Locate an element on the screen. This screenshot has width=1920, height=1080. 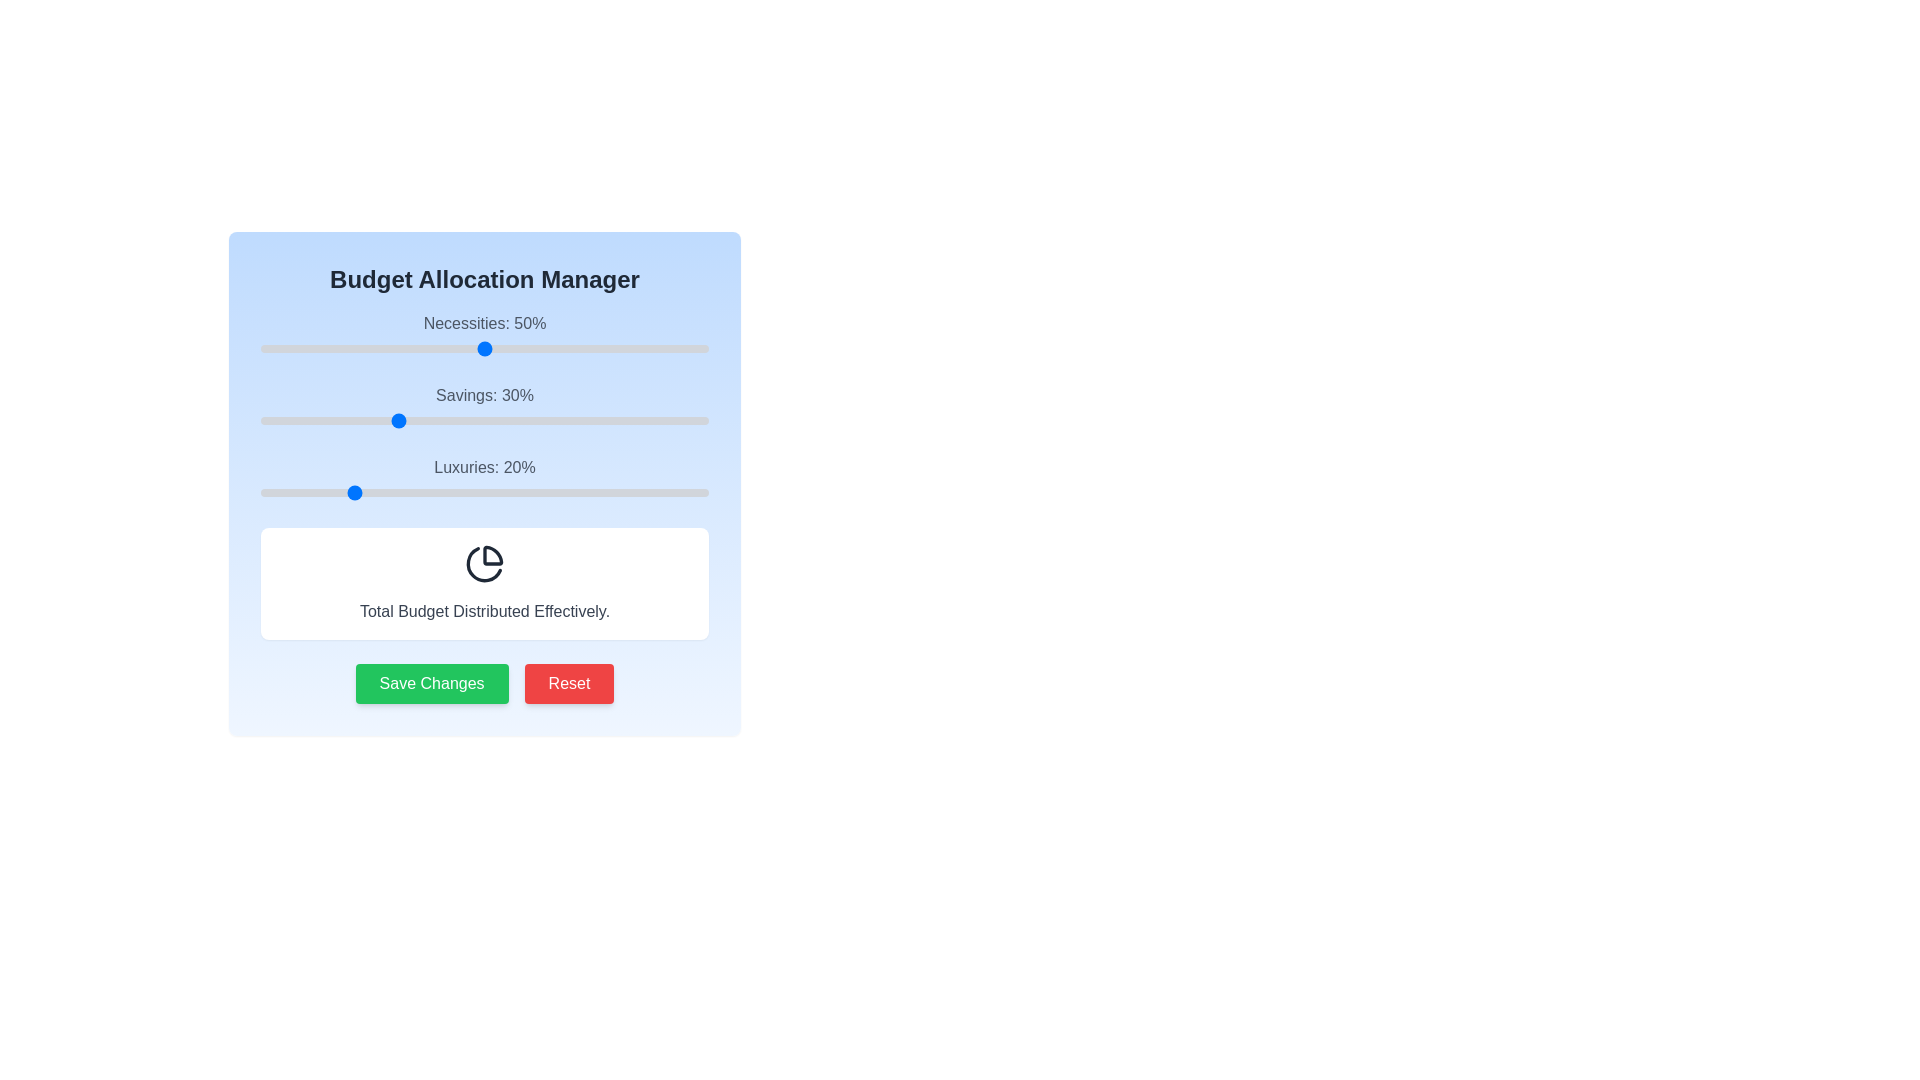
the luxuries allocation is located at coordinates (636, 493).